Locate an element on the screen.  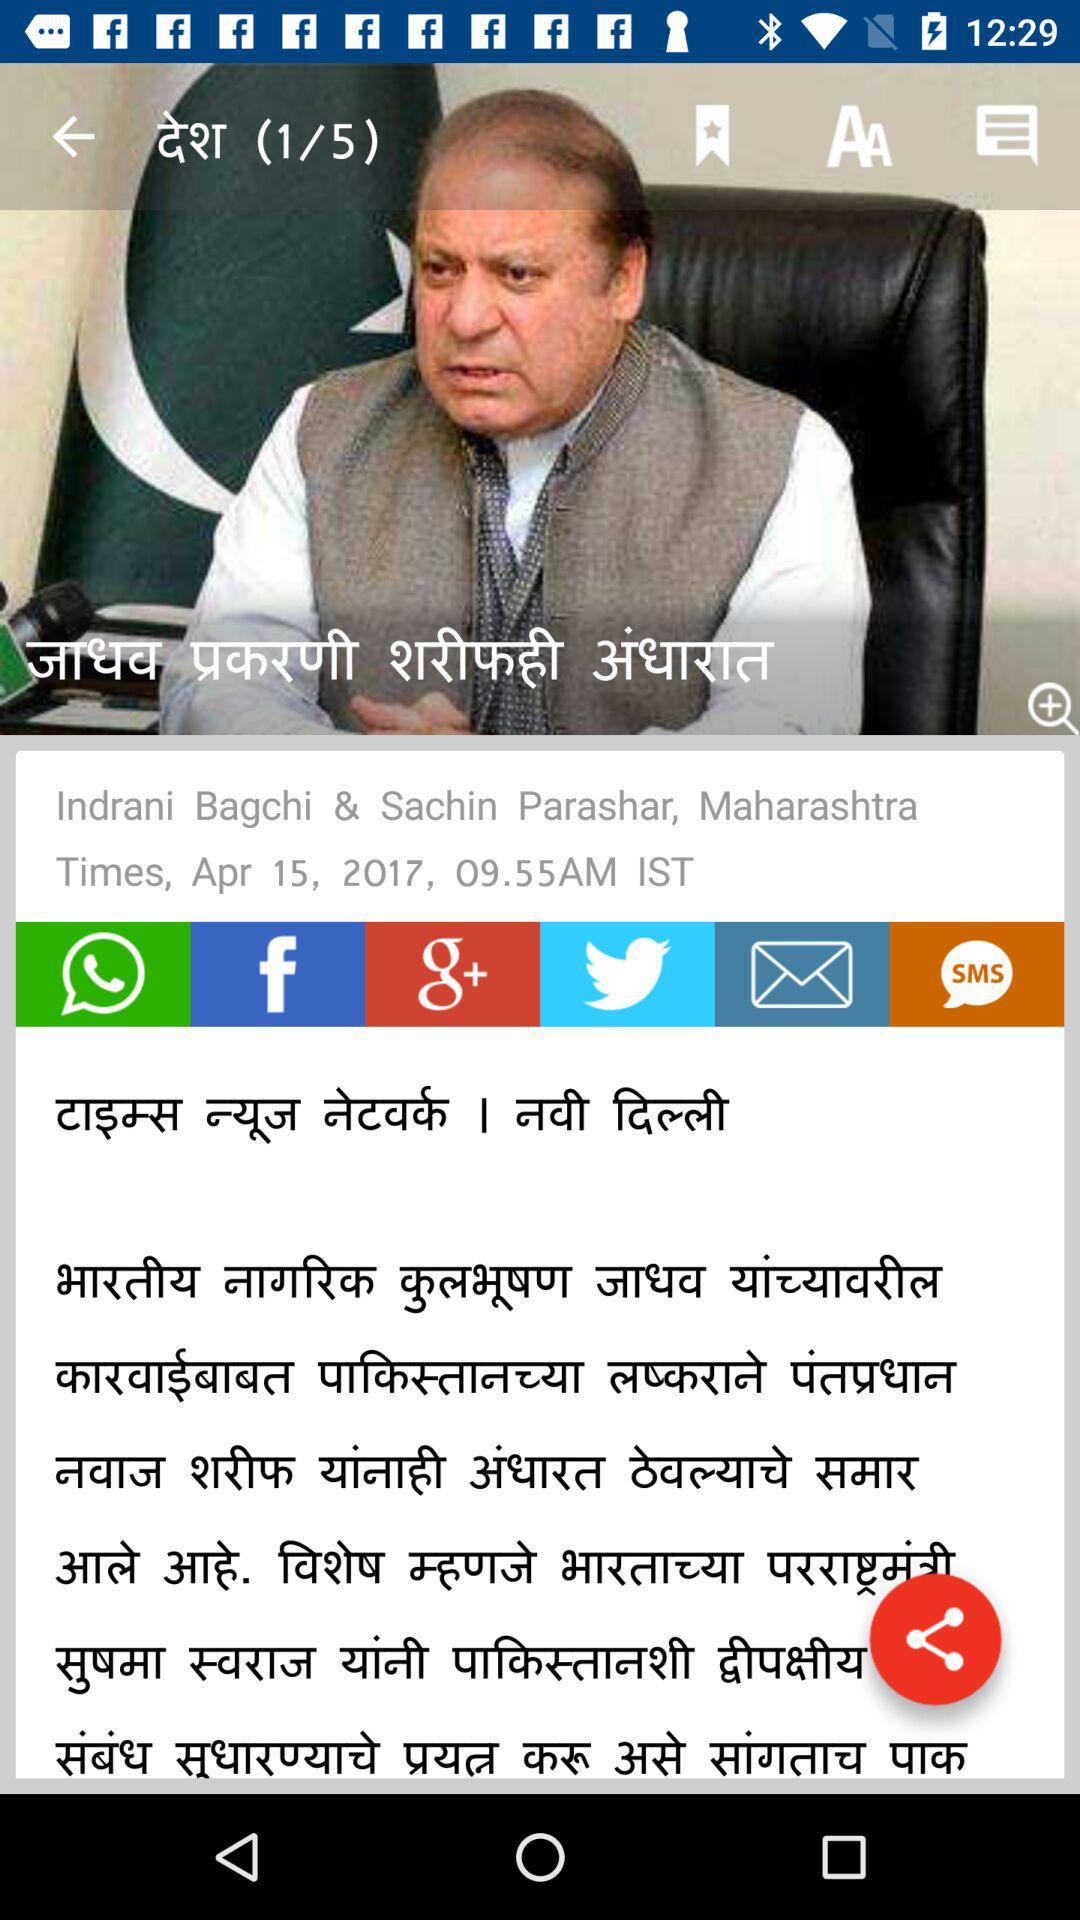
text article is located at coordinates (975, 974).